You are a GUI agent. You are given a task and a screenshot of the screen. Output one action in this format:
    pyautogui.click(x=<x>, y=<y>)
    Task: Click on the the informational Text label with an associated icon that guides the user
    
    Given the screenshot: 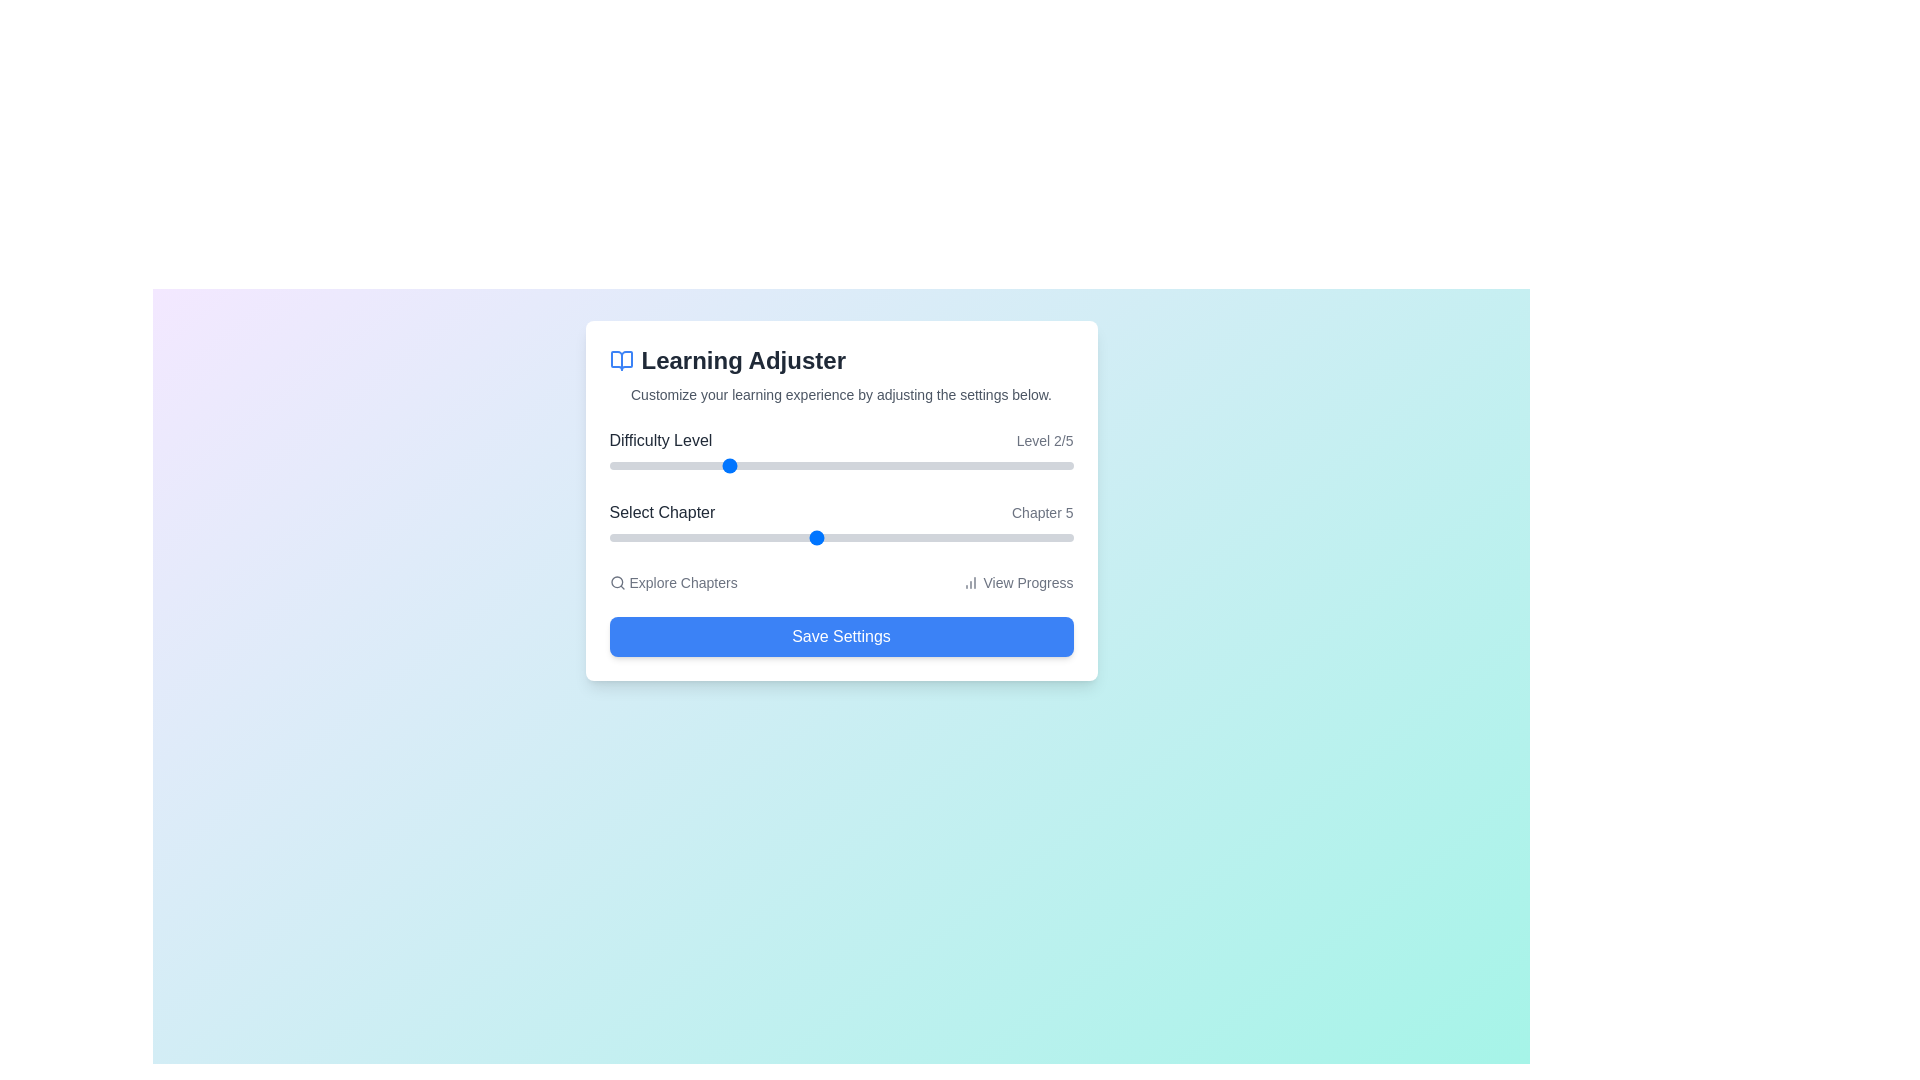 What is the action you would take?
    pyautogui.click(x=673, y=582)
    